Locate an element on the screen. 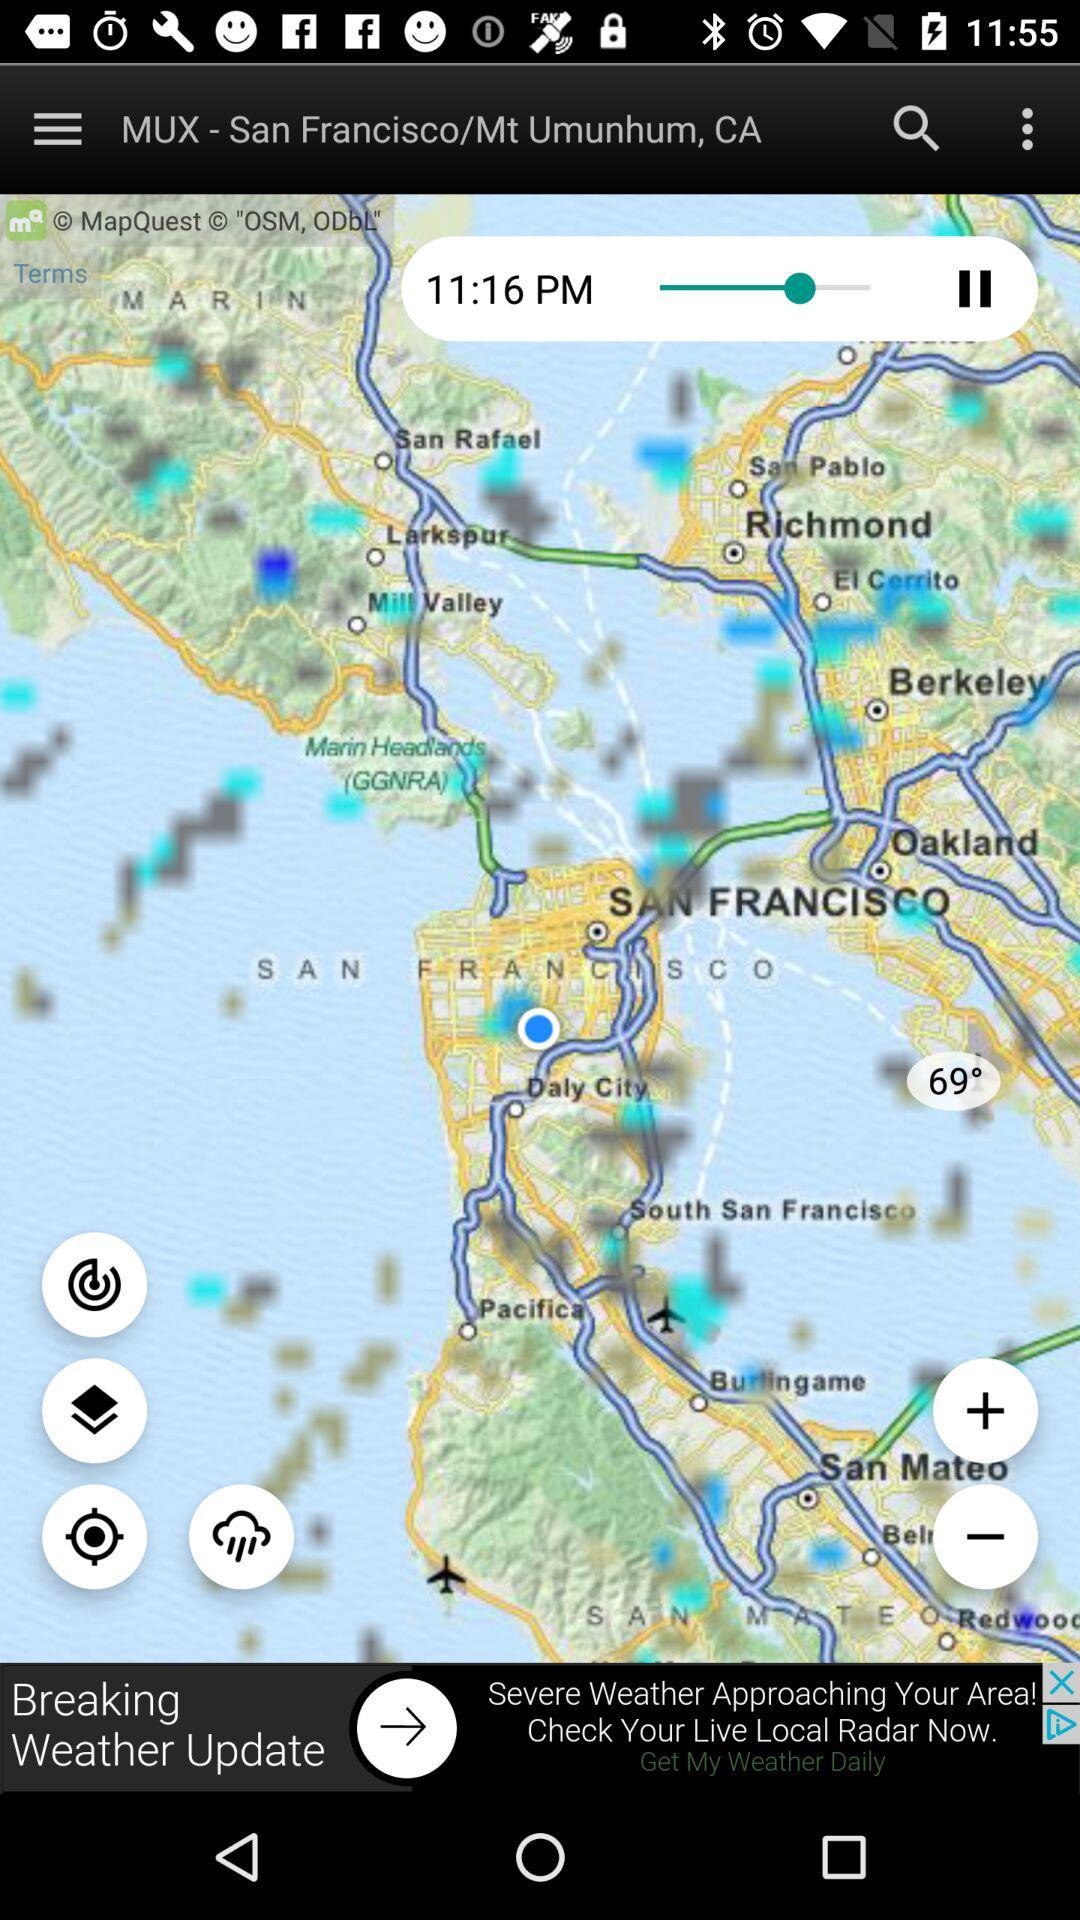 The image size is (1080, 1920). the add icon is located at coordinates (984, 1409).